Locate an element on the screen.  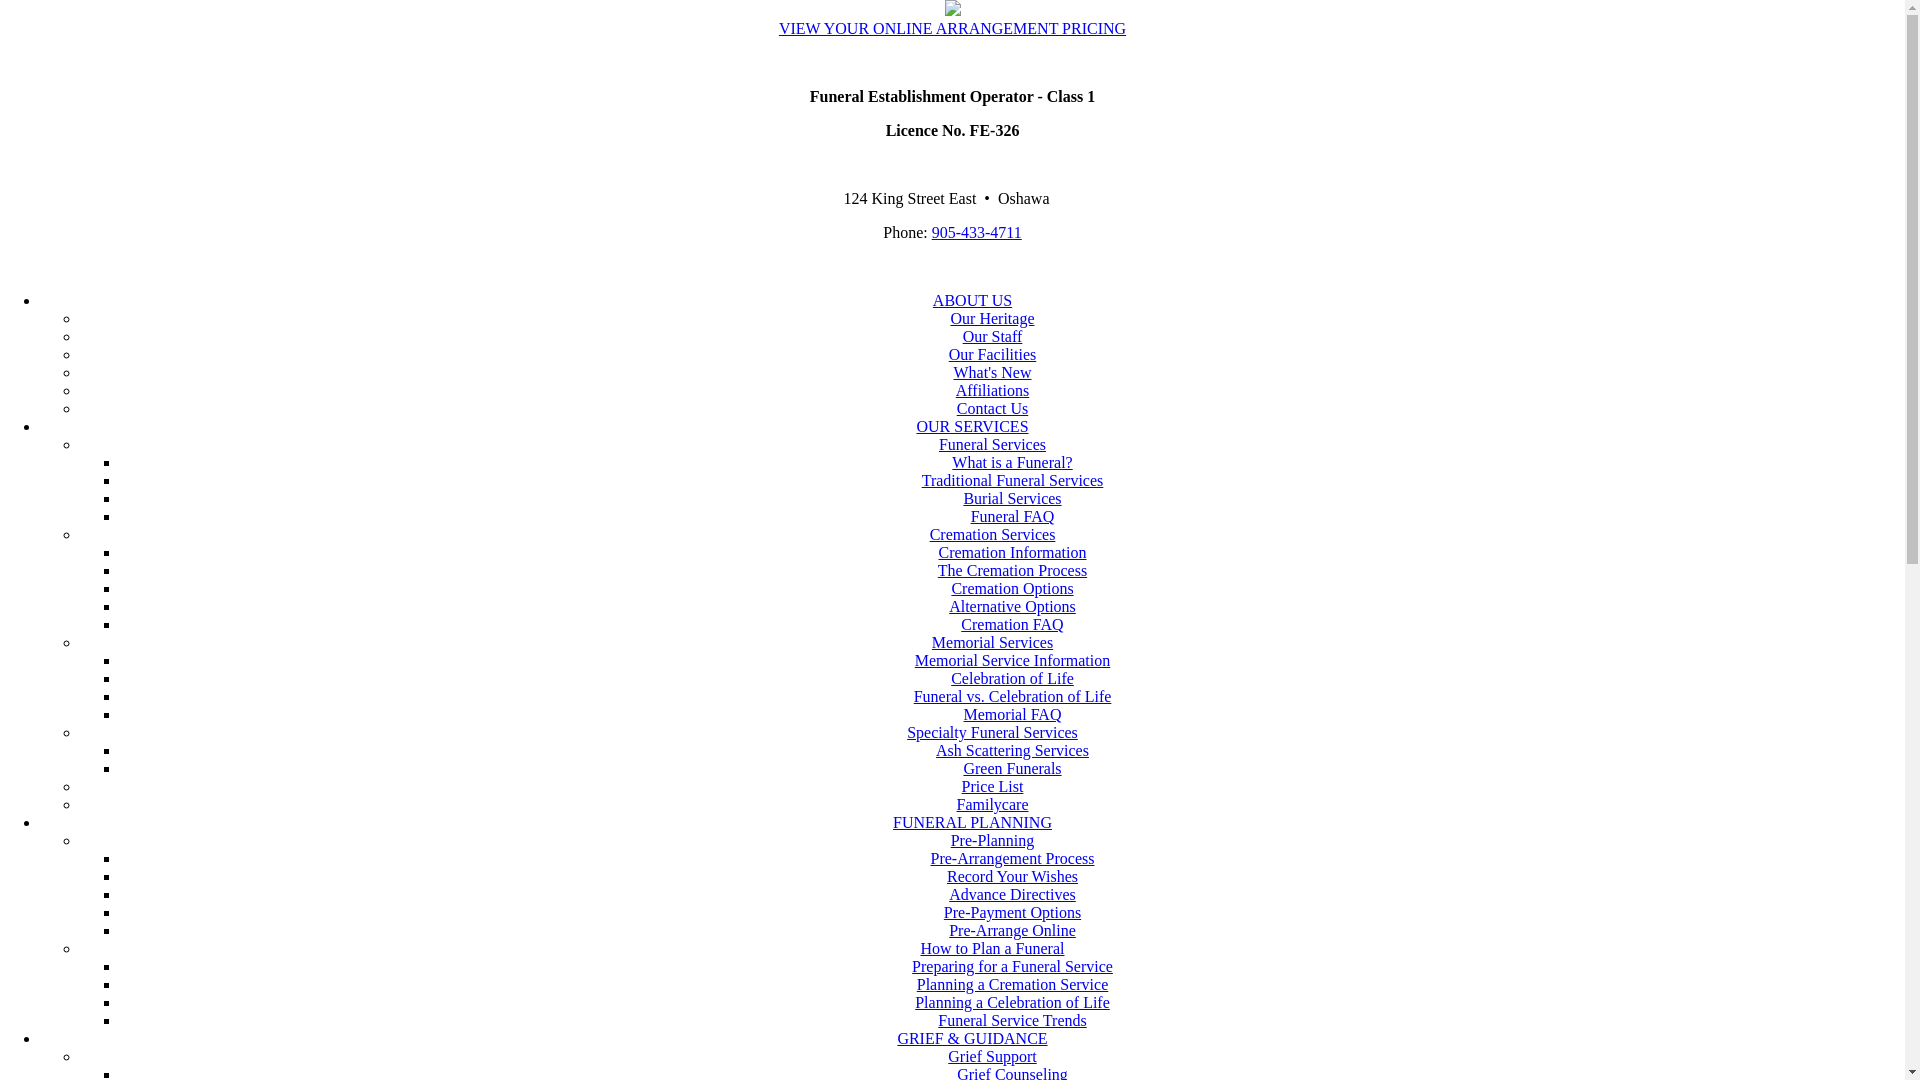
'Cremation Services' is located at coordinates (993, 533).